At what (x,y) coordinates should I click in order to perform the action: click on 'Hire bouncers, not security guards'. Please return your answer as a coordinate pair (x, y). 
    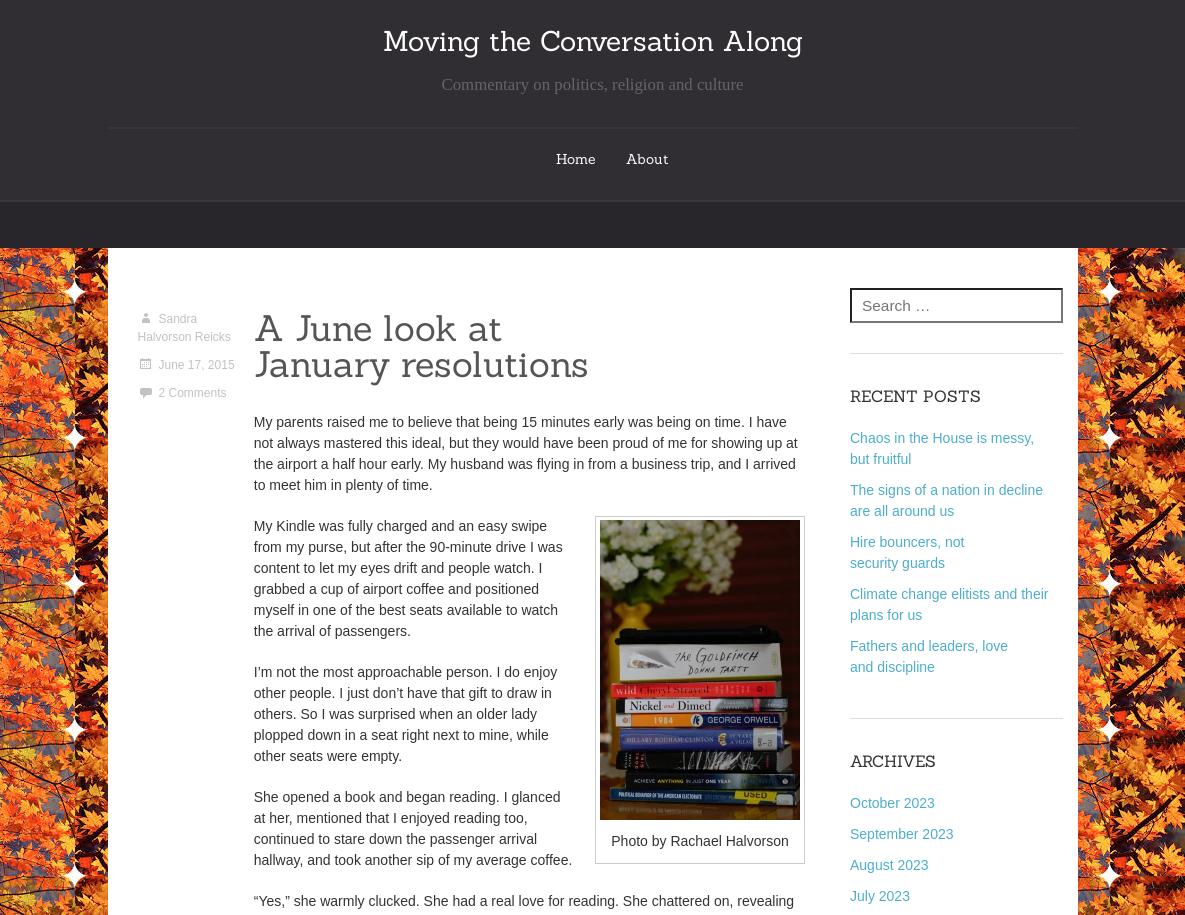
    Looking at the image, I should click on (906, 552).